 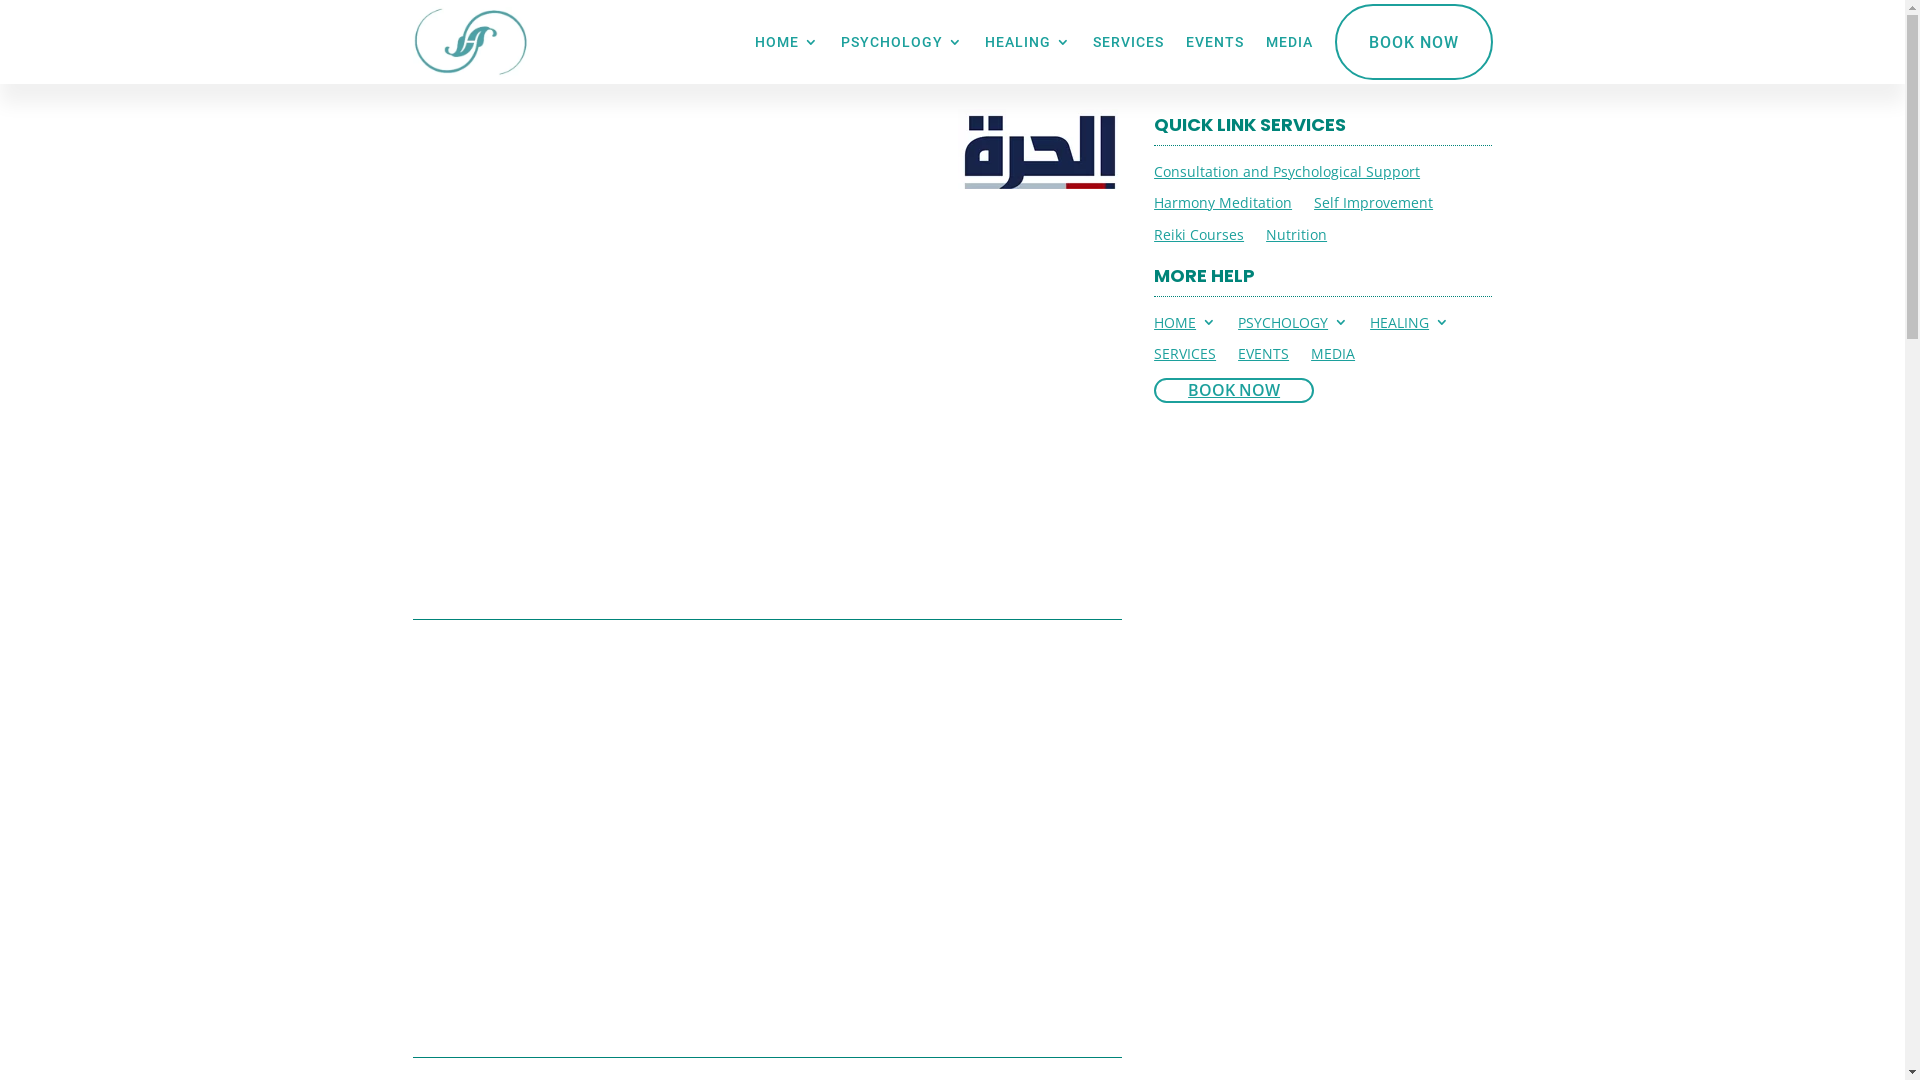 I want to click on 'Reiki Courses', so click(x=1199, y=237).